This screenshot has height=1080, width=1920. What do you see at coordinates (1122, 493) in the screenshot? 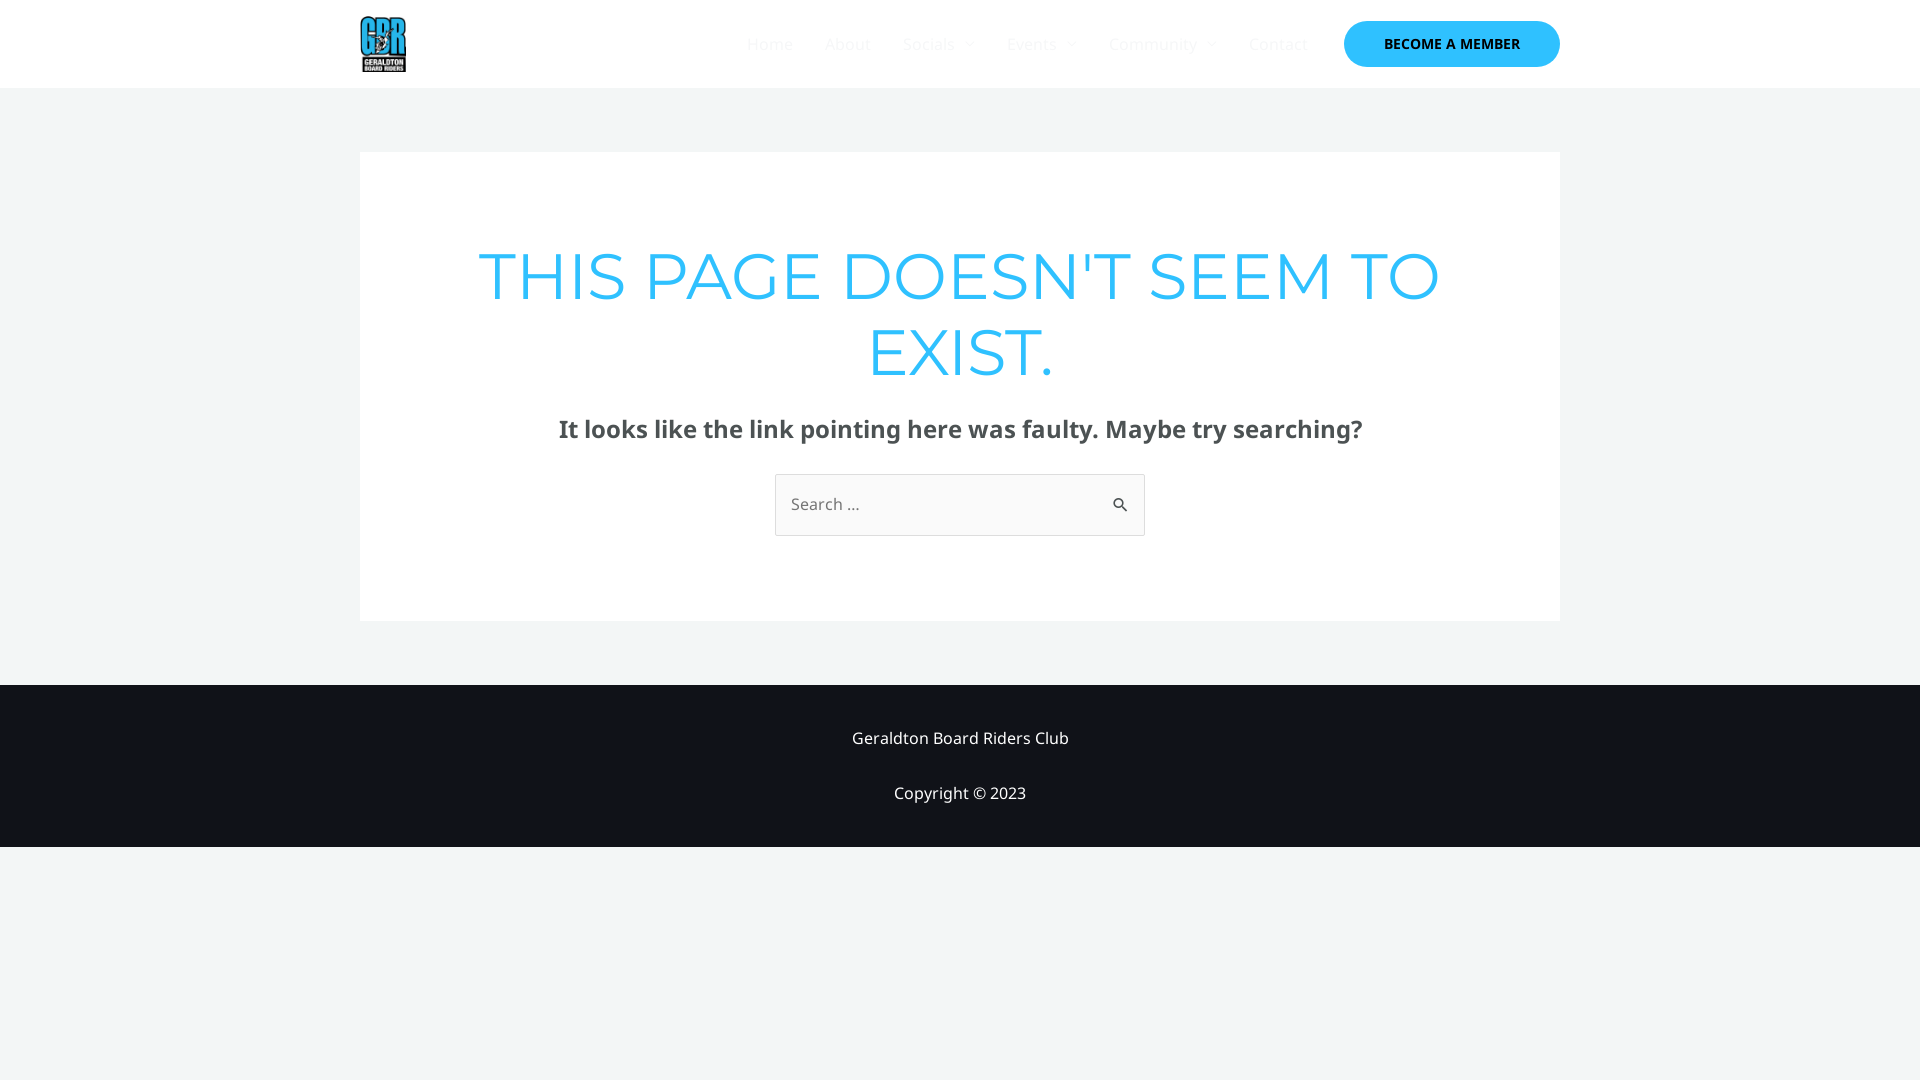
I see `'Search'` at bounding box center [1122, 493].